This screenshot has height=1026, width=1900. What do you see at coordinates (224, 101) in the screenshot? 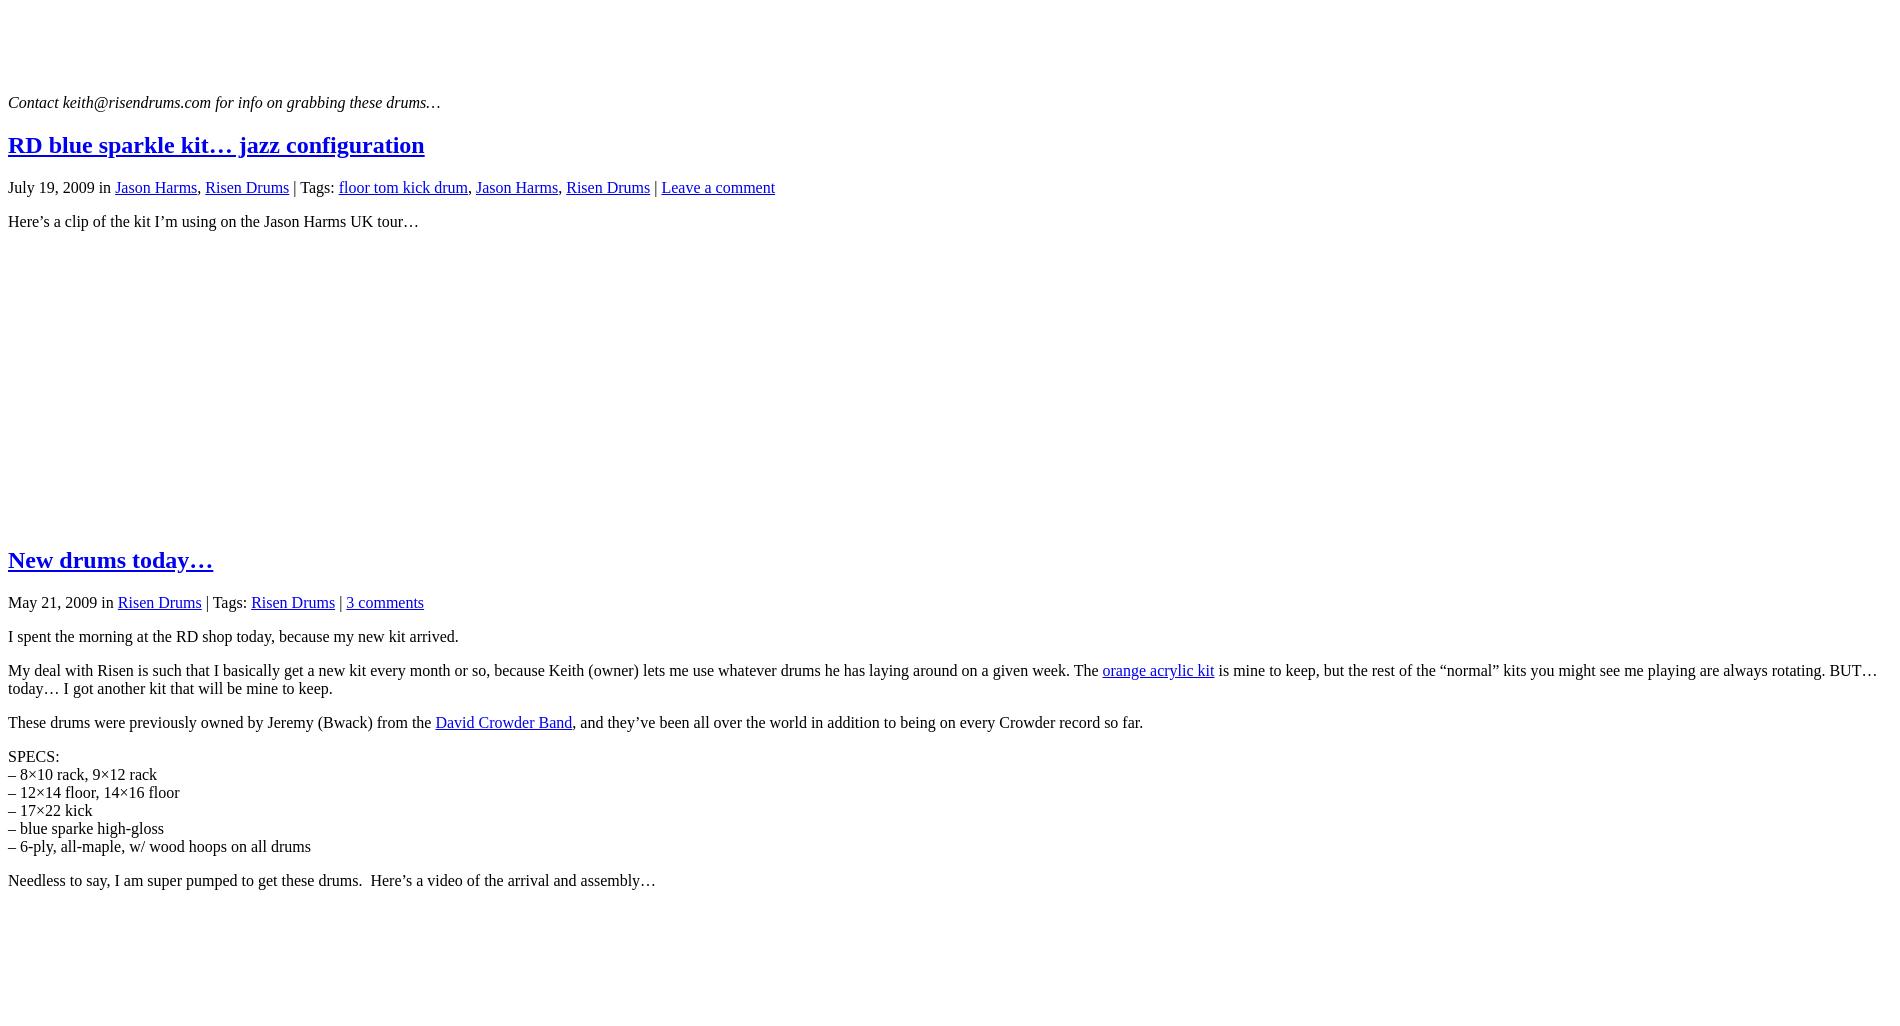
I see `'Contact keith@risendrums.com for info on grabbing these drums…'` at bounding box center [224, 101].